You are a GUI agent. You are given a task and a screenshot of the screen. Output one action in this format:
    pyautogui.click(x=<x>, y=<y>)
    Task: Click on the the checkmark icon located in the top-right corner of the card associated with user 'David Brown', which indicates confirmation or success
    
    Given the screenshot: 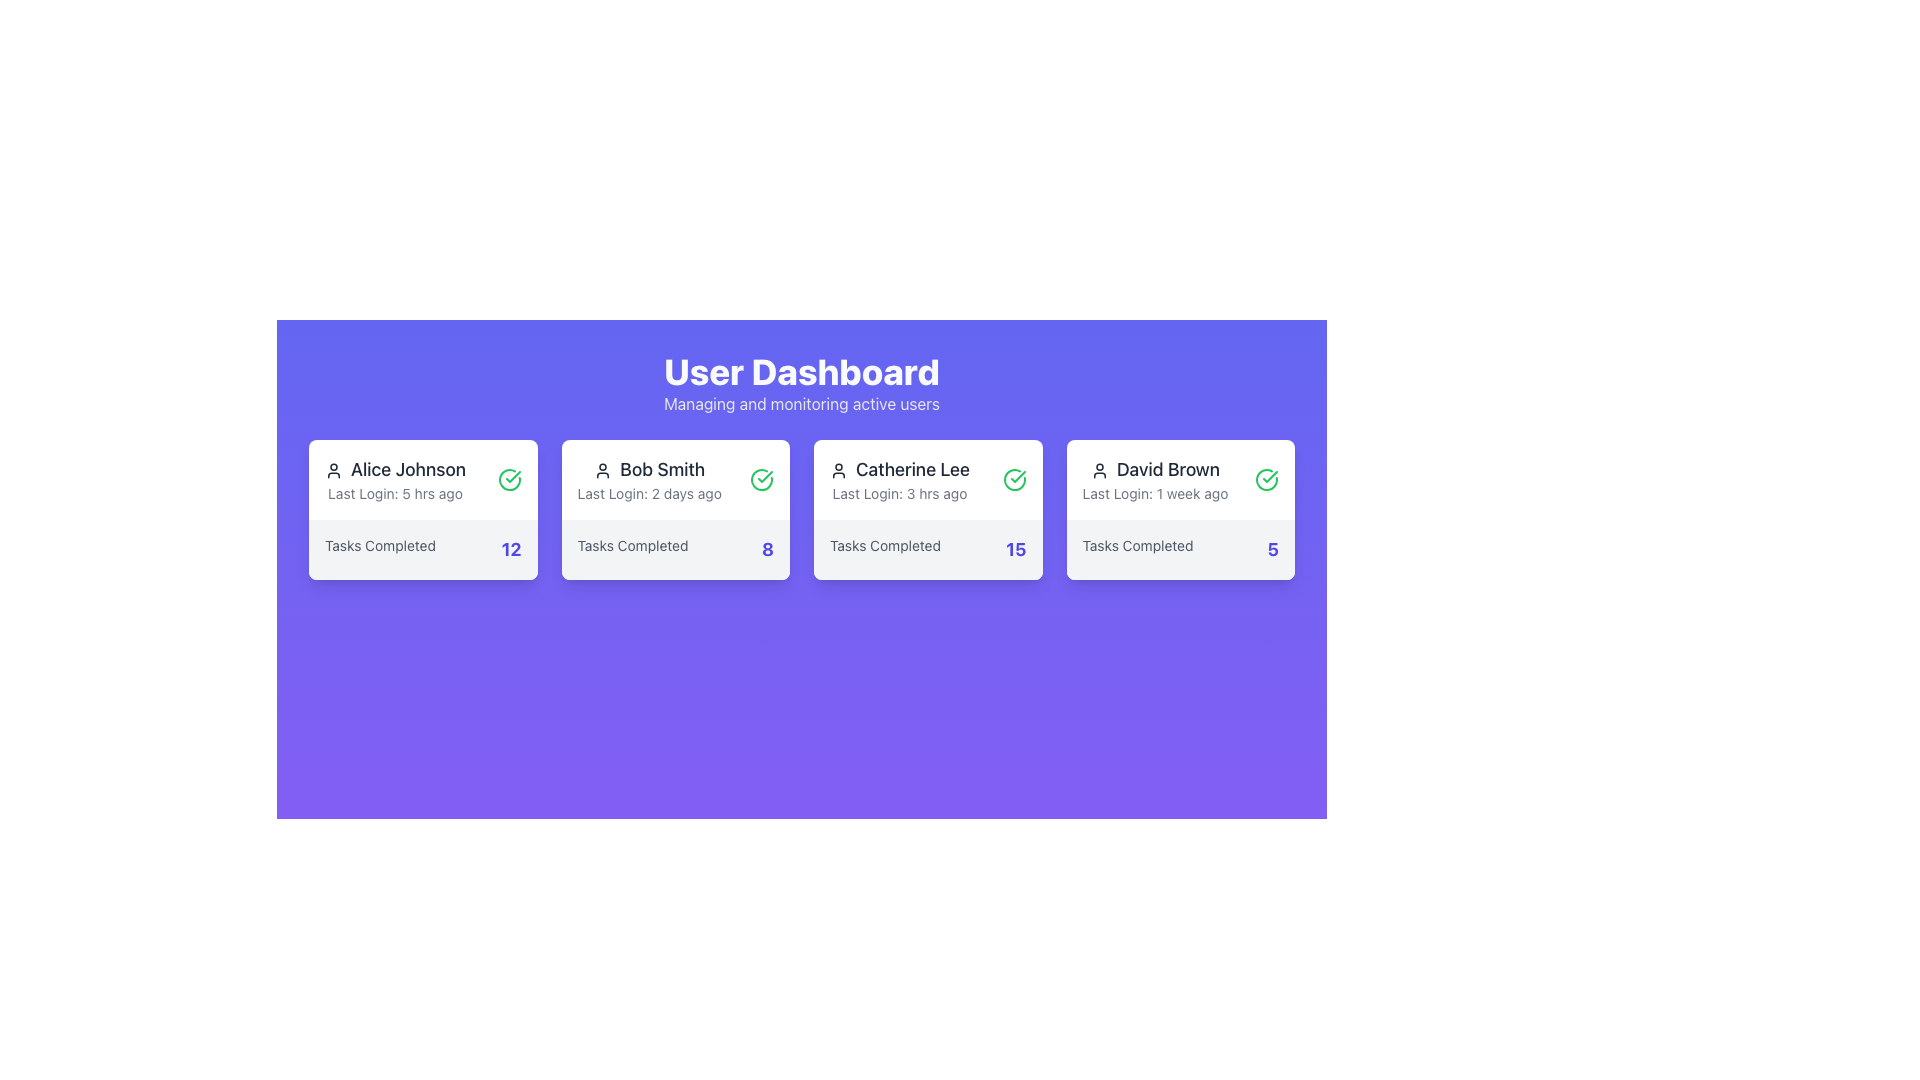 What is the action you would take?
    pyautogui.click(x=1266, y=479)
    